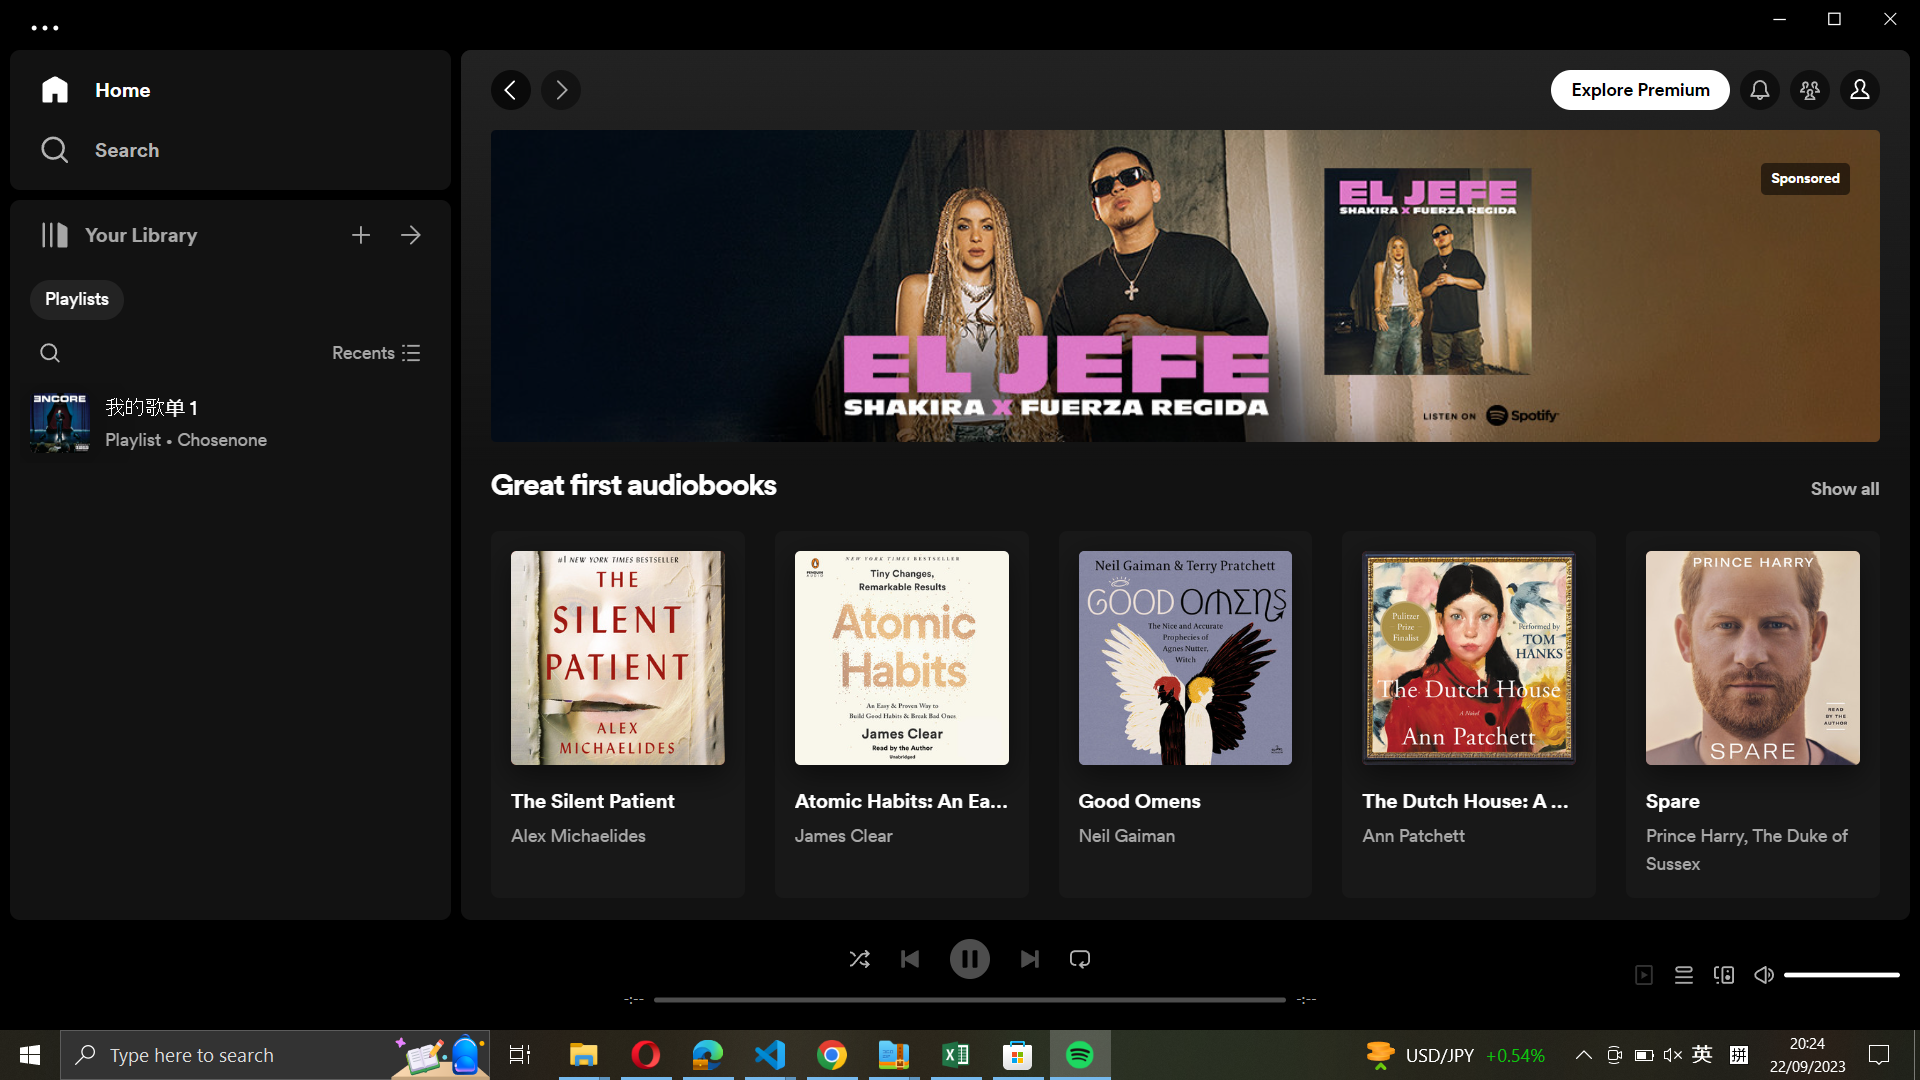 Image resolution: width=1920 pixels, height=1080 pixels. What do you see at coordinates (512, 91) in the screenshot?
I see `Go to the previous page` at bounding box center [512, 91].